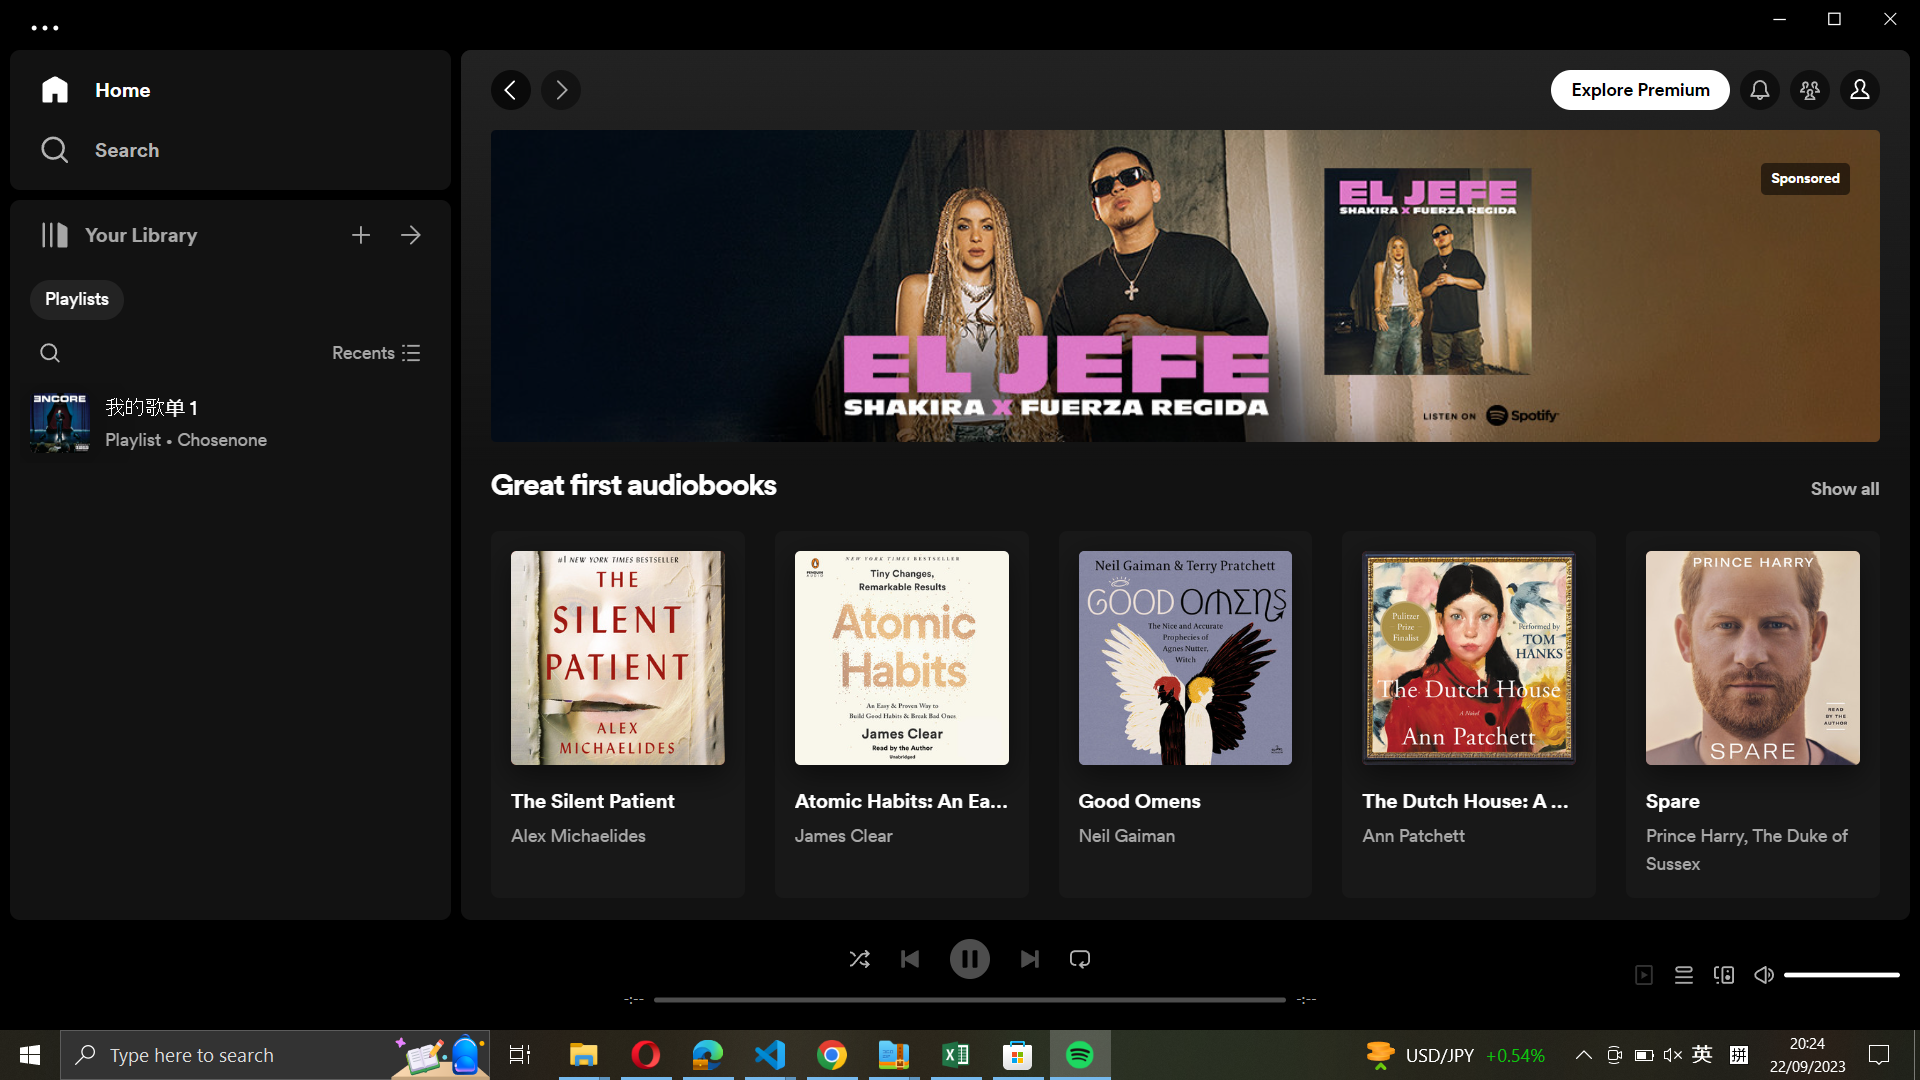 Image resolution: width=1920 pixels, height=1080 pixels. What do you see at coordinates (512, 91) in the screenshot?
I see `Go to the previous page` at bounding box center [512, 91].